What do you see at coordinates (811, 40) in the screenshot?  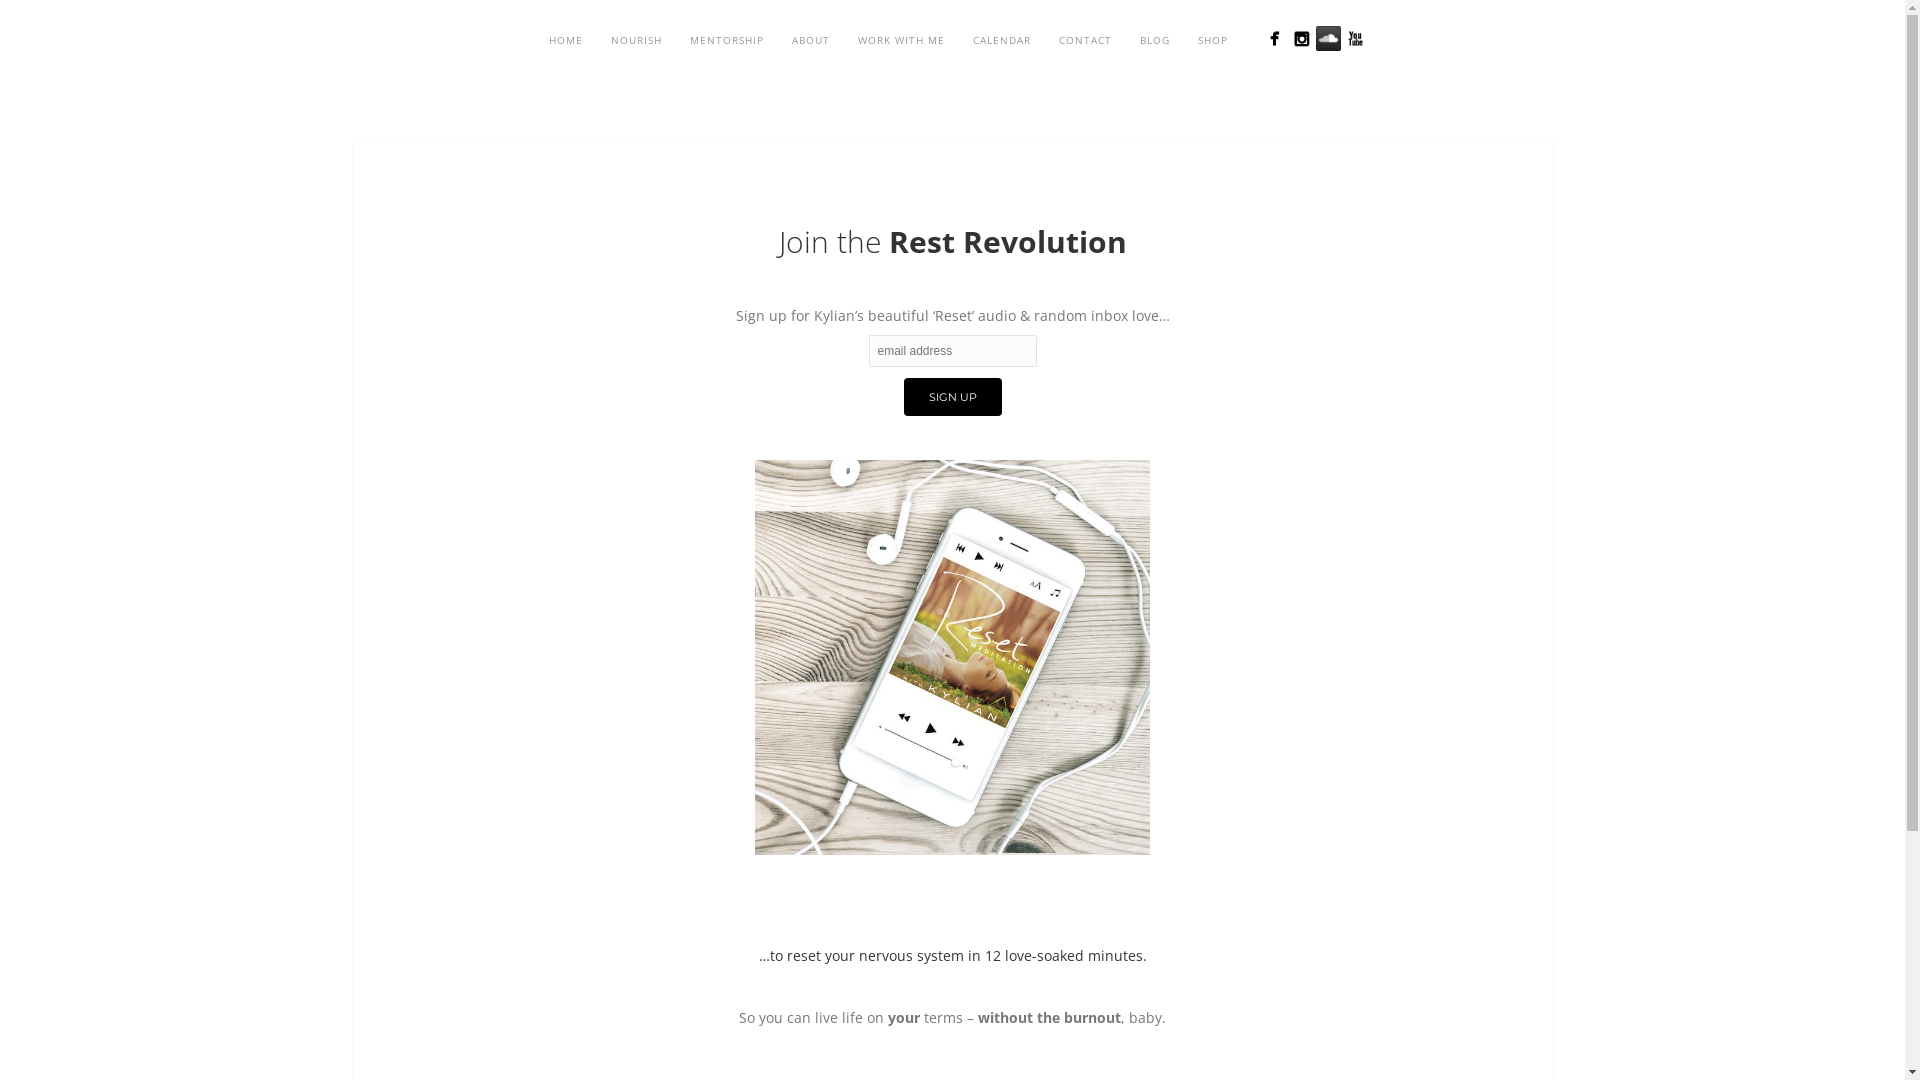 I see `'ABOUT'` at bounding box center [811, 40].